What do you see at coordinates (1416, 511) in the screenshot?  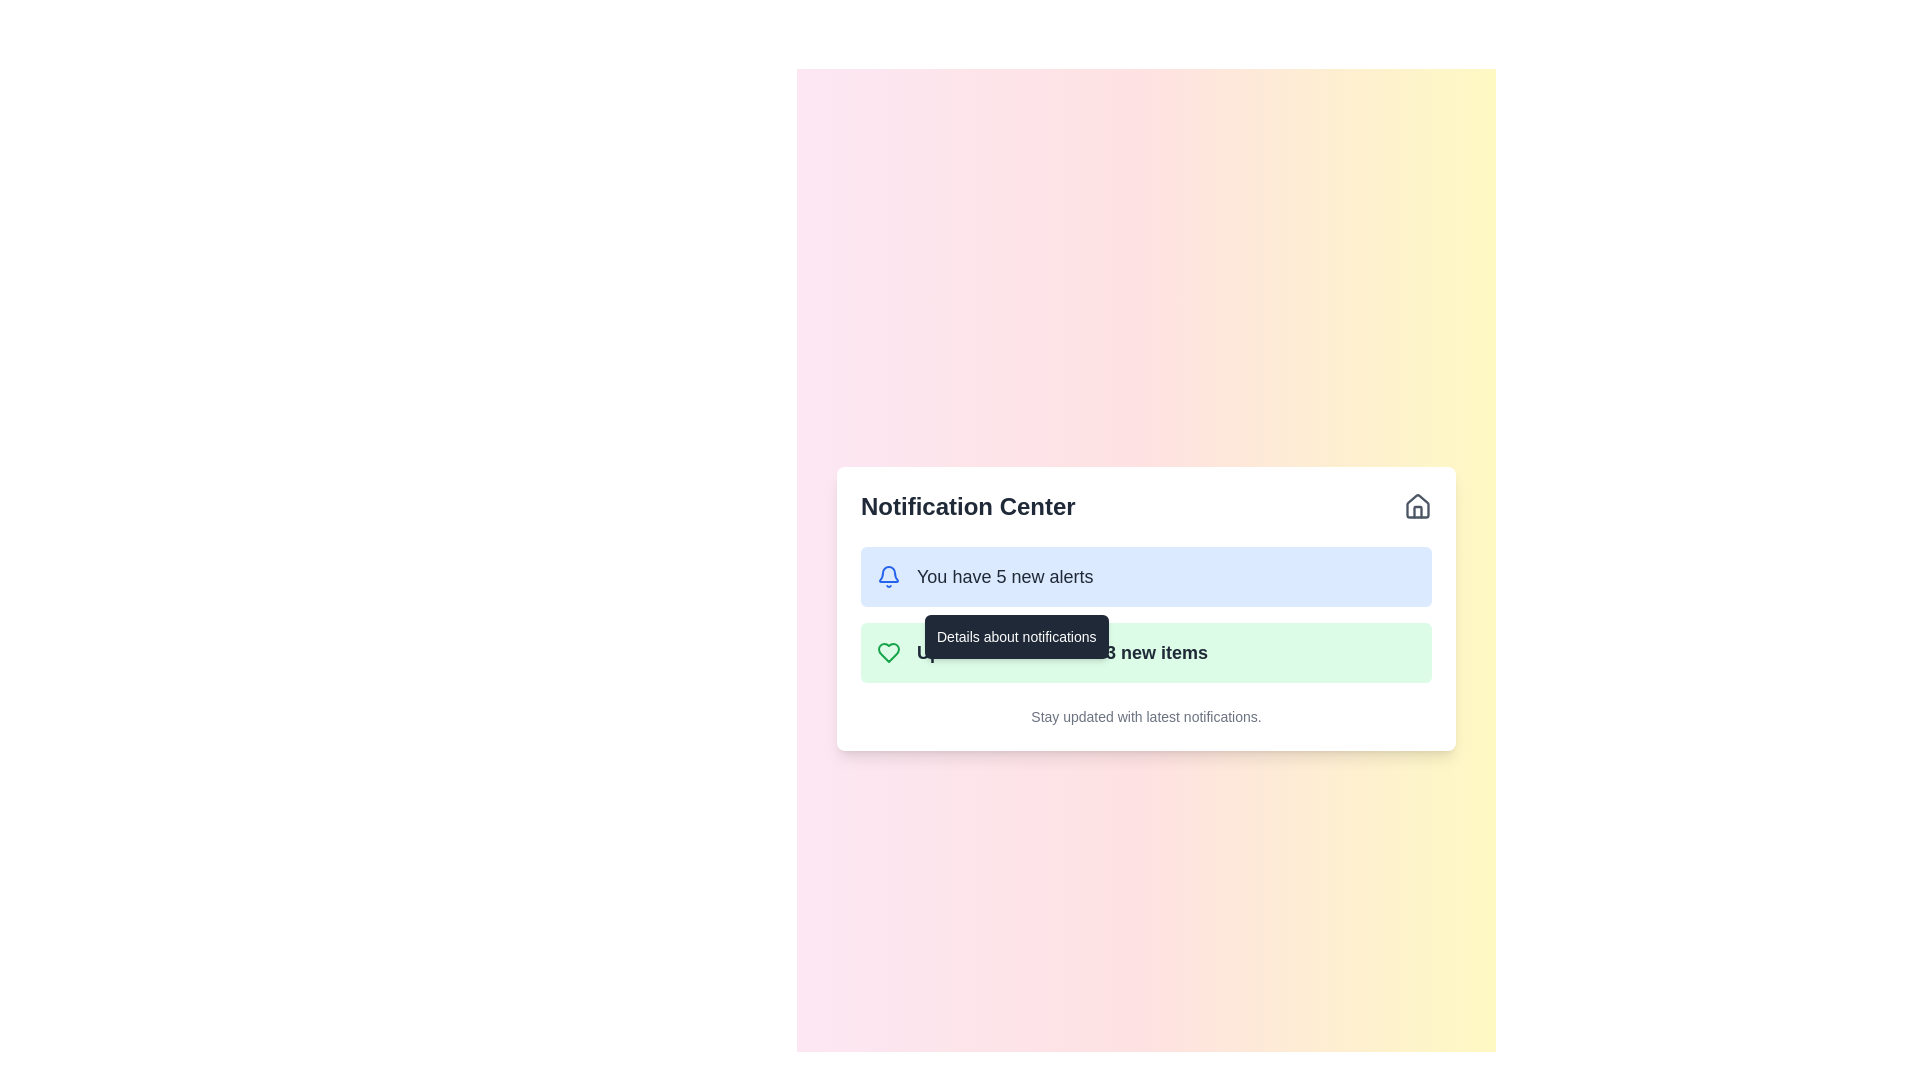 I see `the small gray house icon located in the upper-right corner of the Notification Center` at bounding box center [1416, 511].